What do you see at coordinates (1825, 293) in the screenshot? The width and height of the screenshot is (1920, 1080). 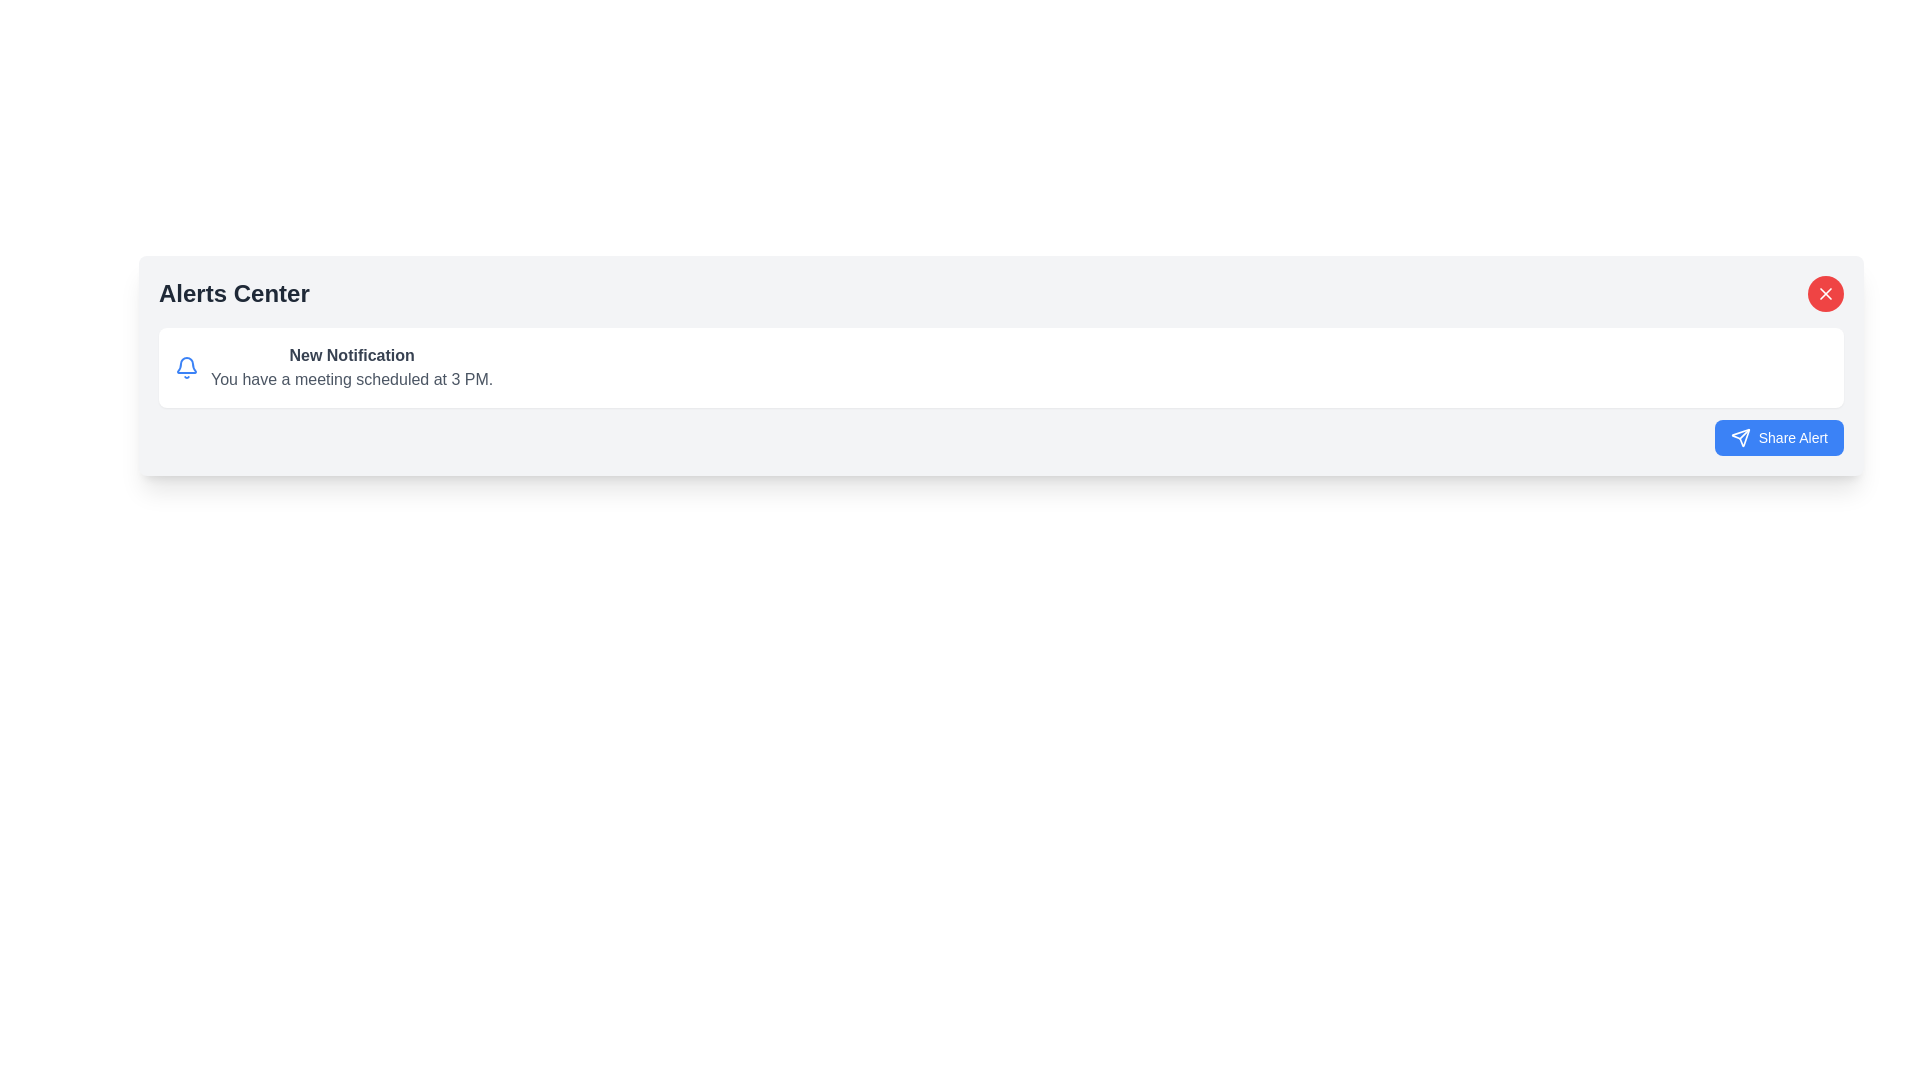 I see `the icon button located at the top-right corner of the notification card` at bounding box center [1825, 293].